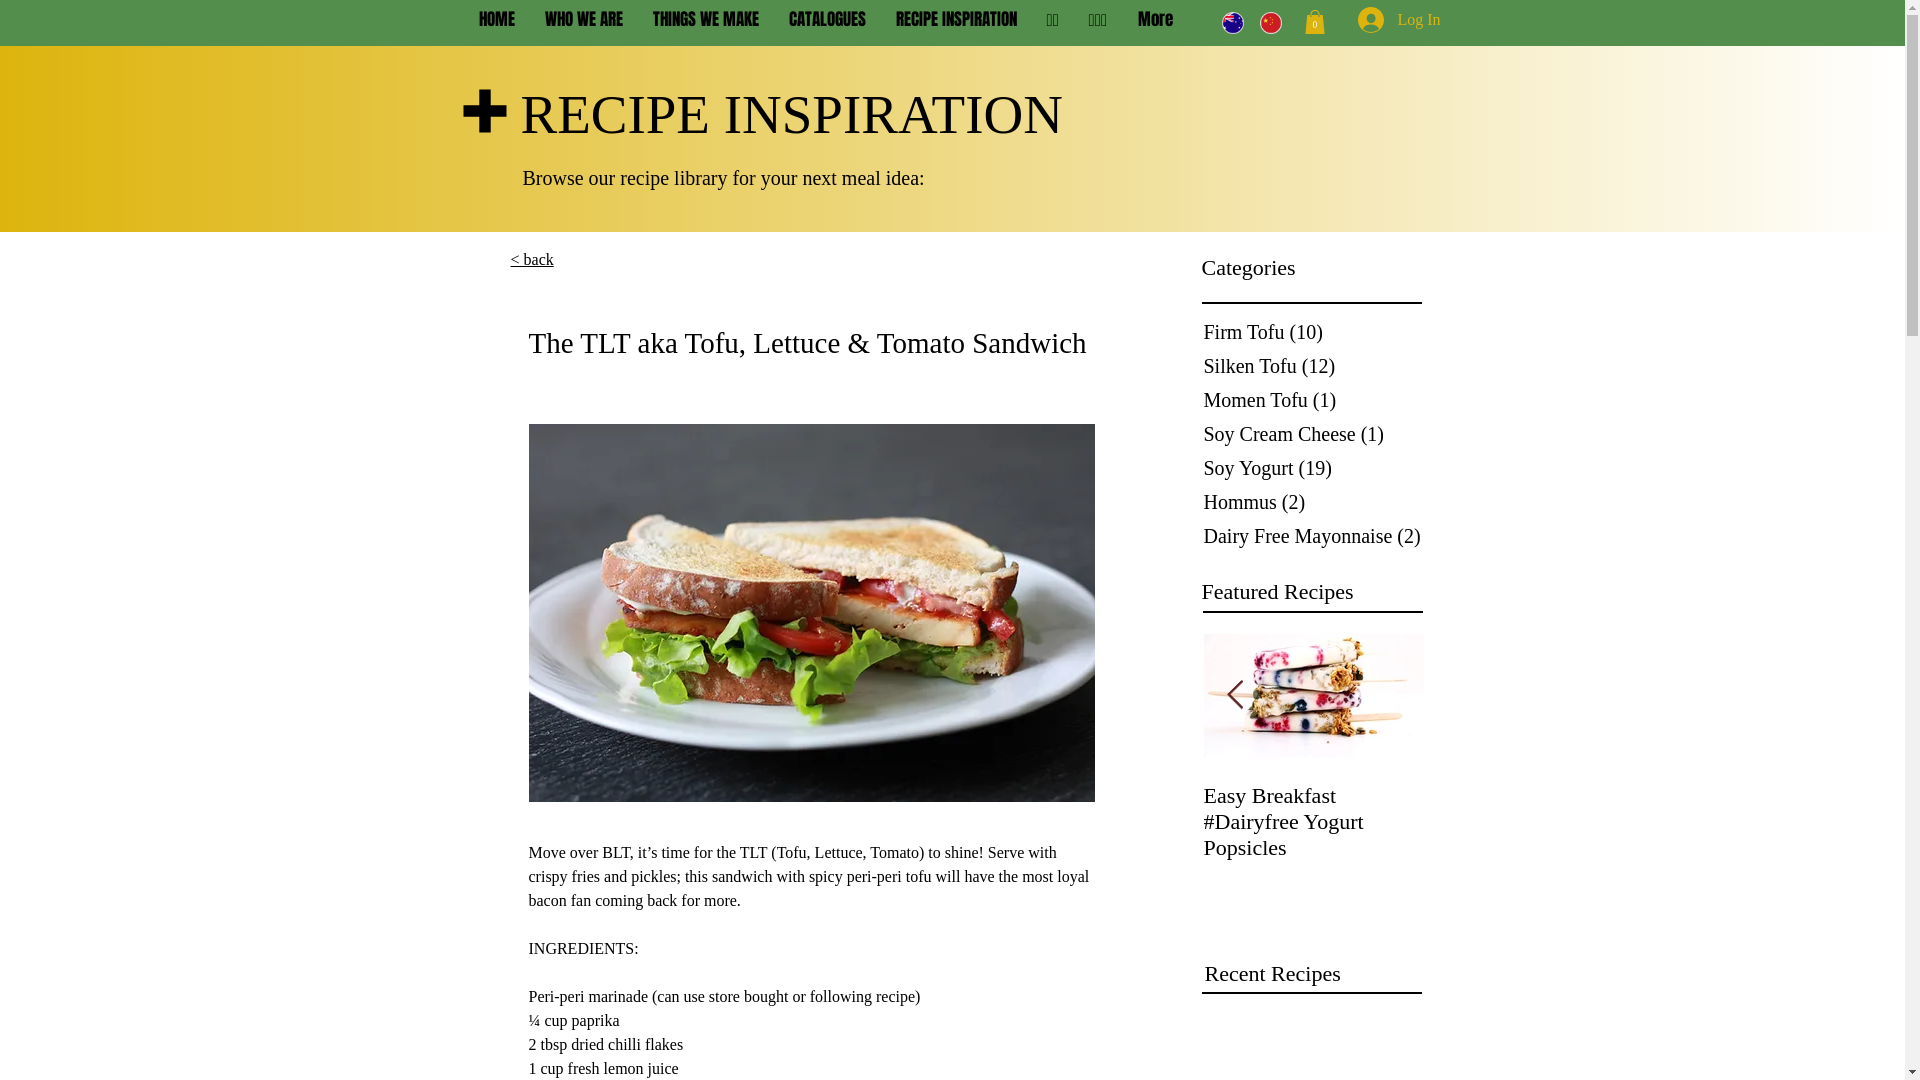 This screenshot has height=1080, width=1920. What do you see at coordinates (1315, 535) in the screenshot?
I see `'Dairy Free Mayonnaise (2)'` at bounding box center [1315, 535].